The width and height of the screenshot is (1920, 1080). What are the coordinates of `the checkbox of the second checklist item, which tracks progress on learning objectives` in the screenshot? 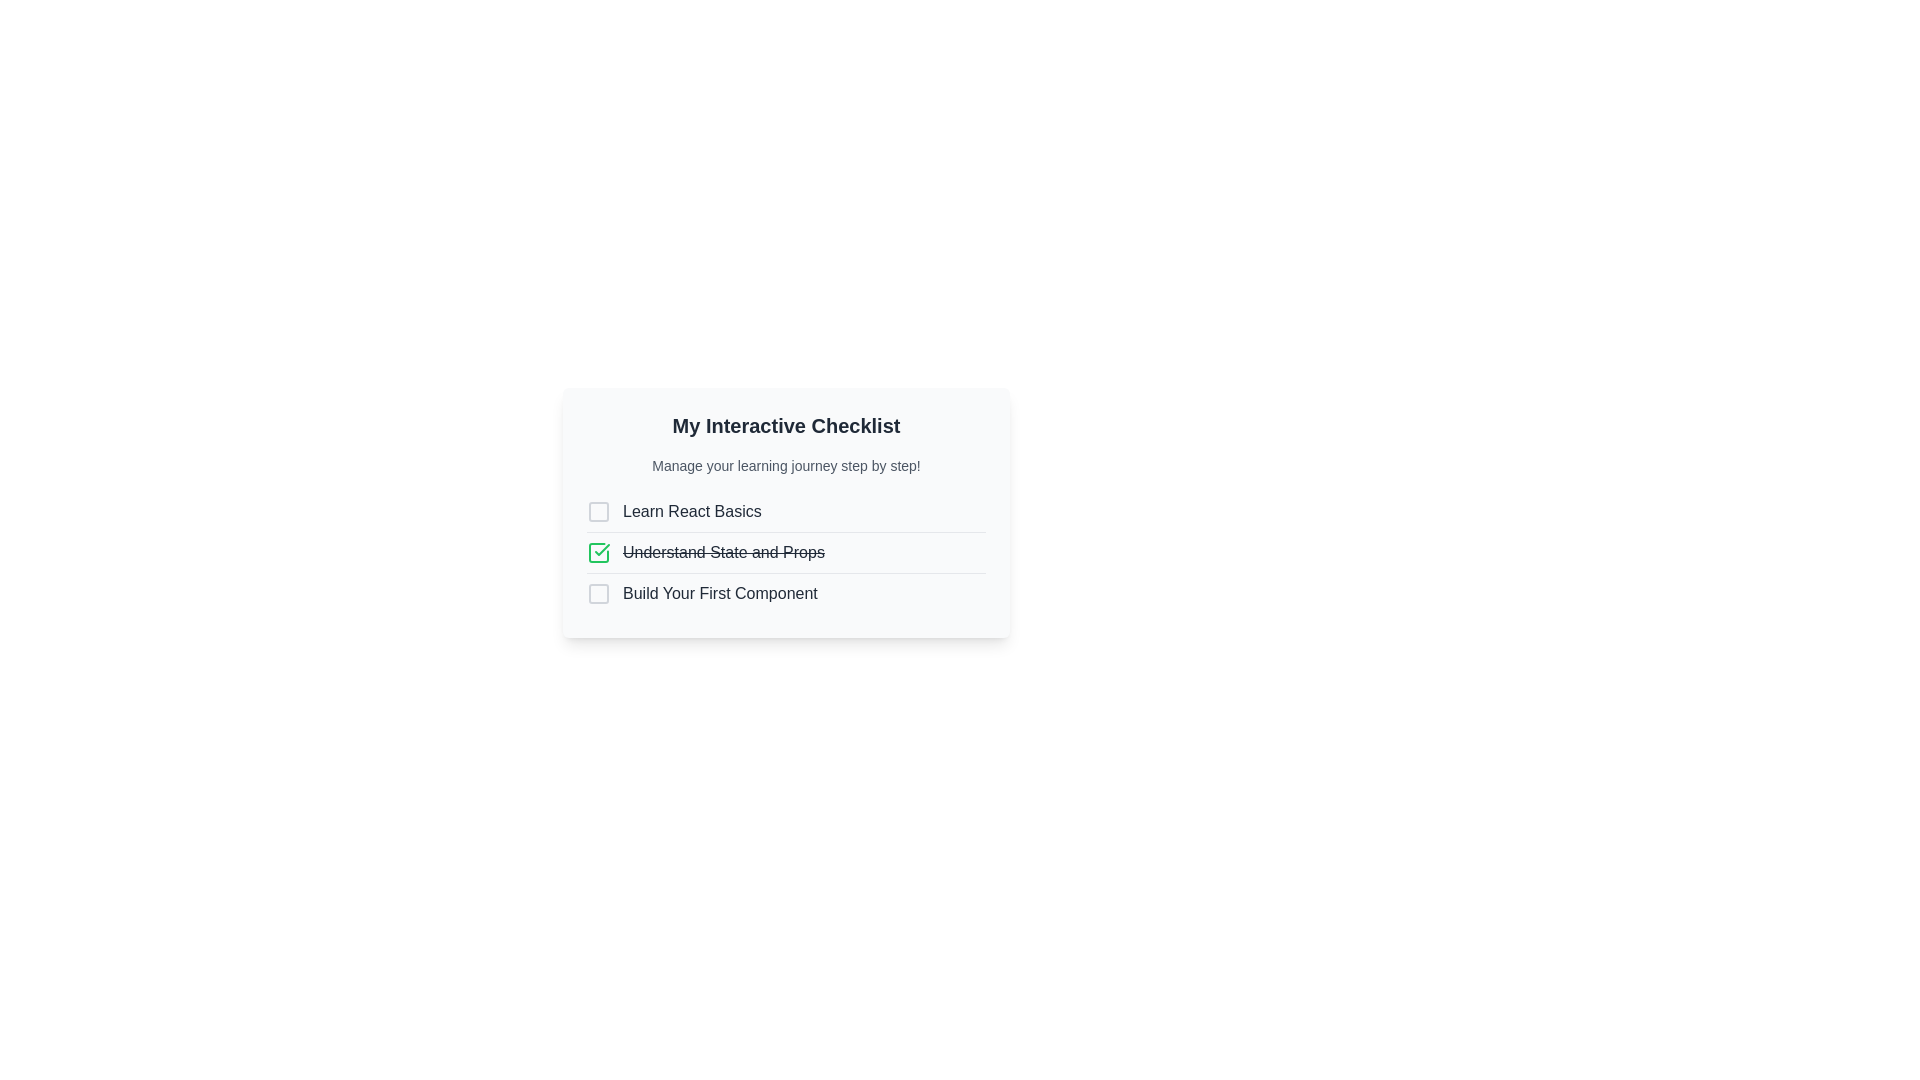 It's located at (785, 542).